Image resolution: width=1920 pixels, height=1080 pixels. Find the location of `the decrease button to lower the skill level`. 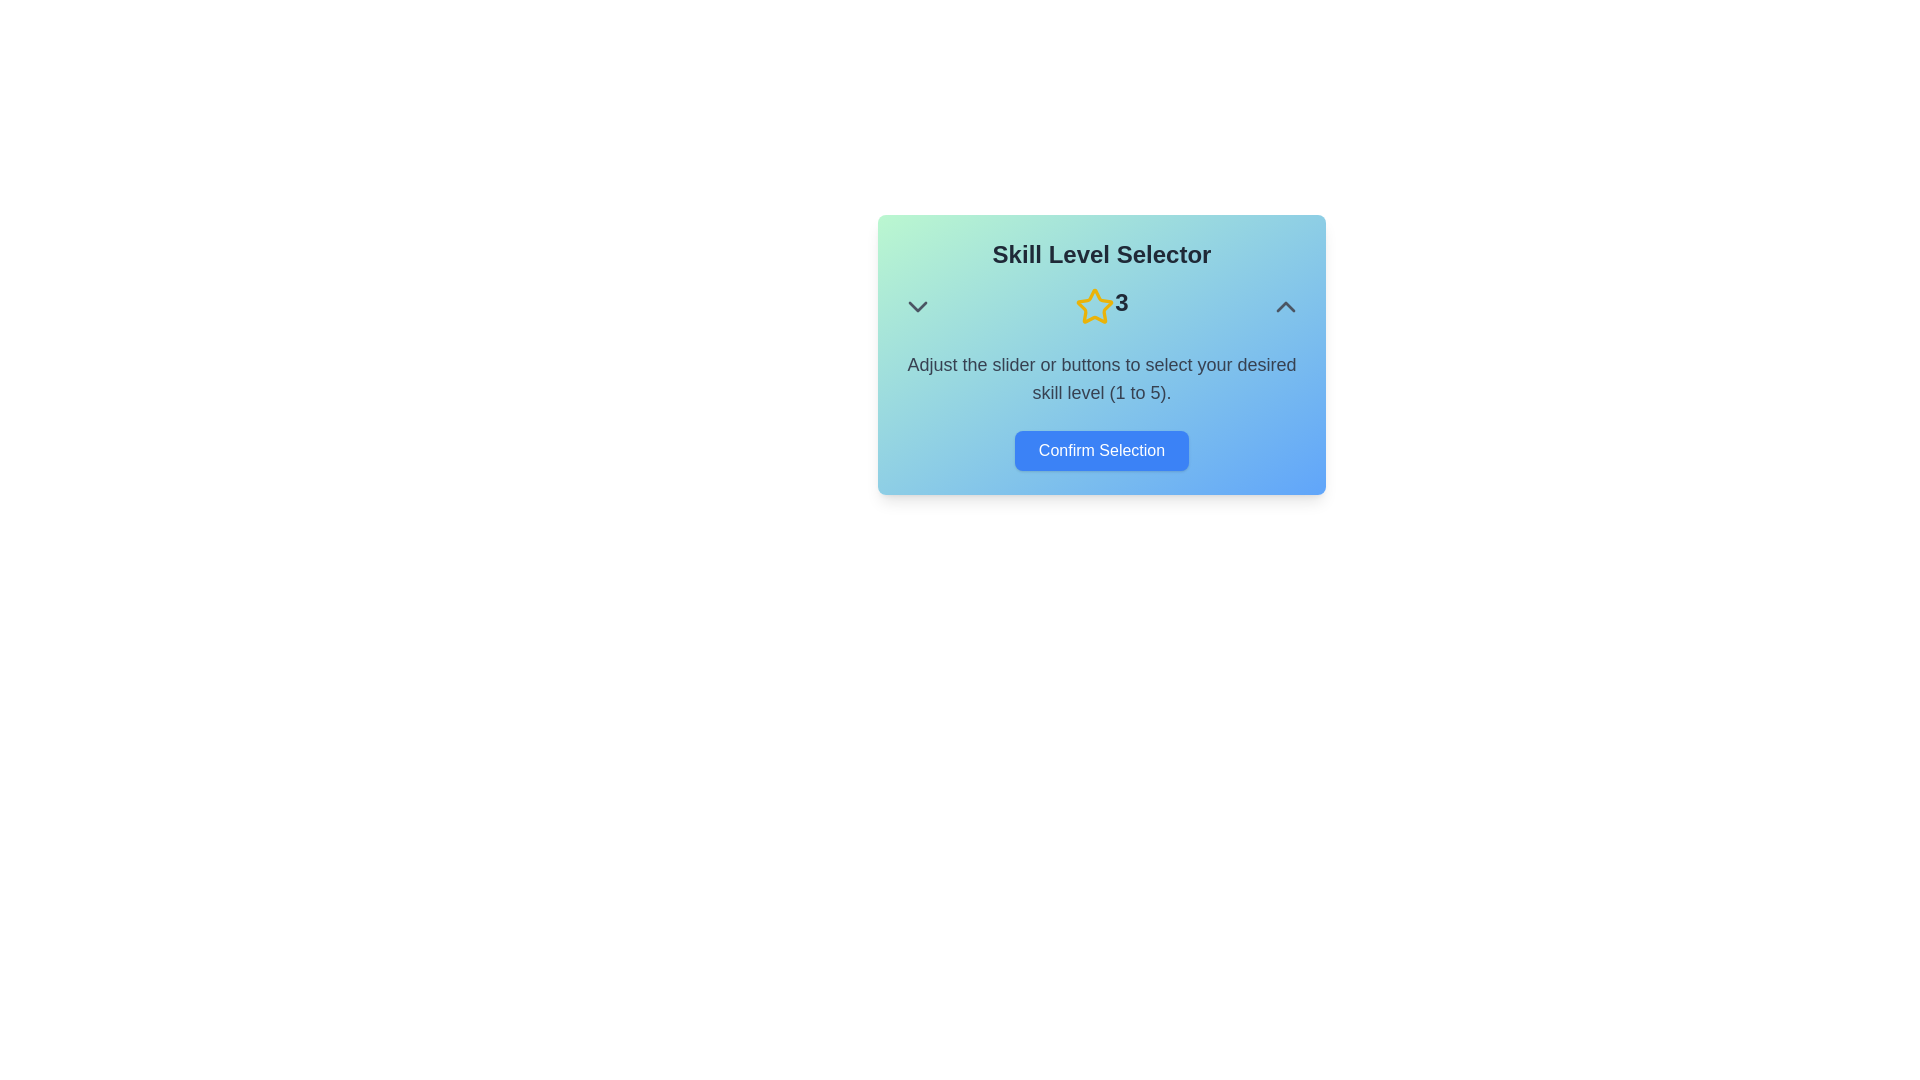

the decrease button to lower the skill level is located at coordinates (916, 307).